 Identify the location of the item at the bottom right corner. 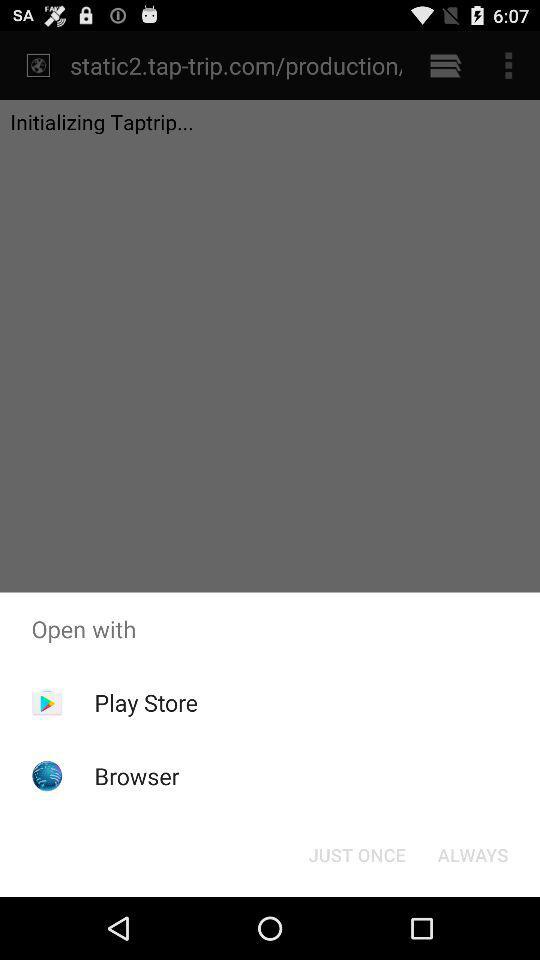
(472, 853).